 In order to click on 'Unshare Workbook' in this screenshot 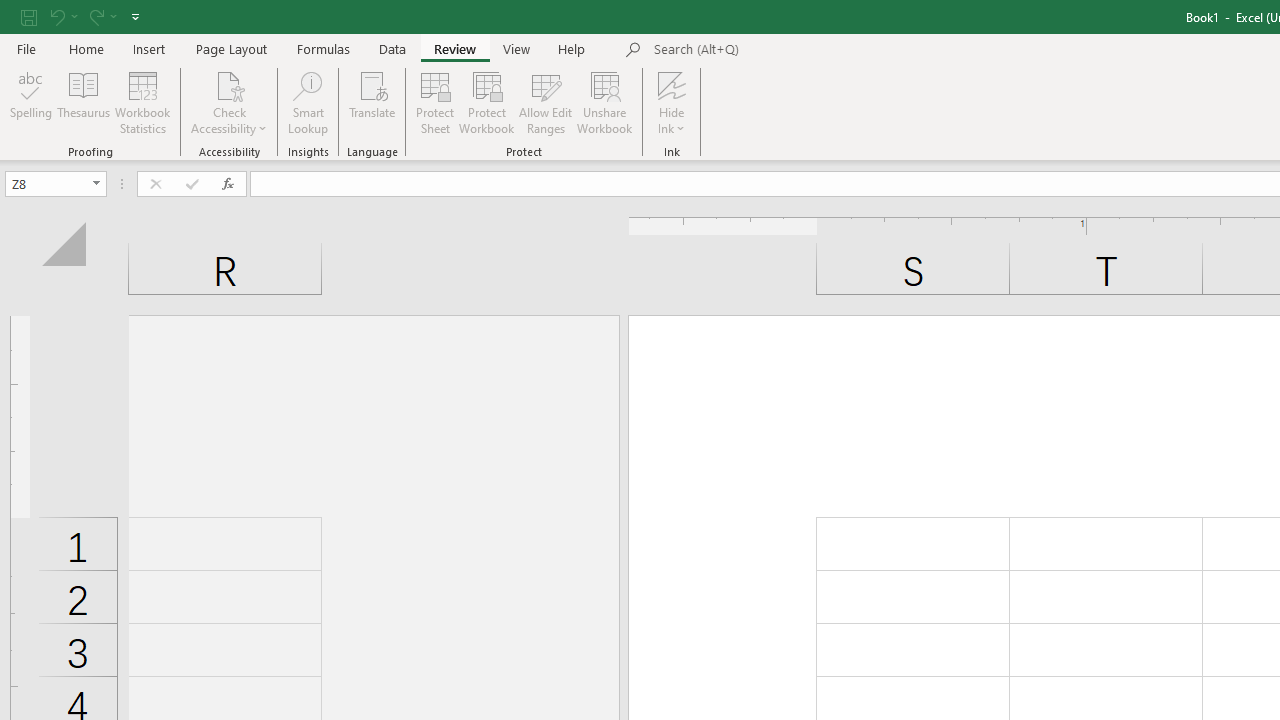, I will do `click(603, 103)`.